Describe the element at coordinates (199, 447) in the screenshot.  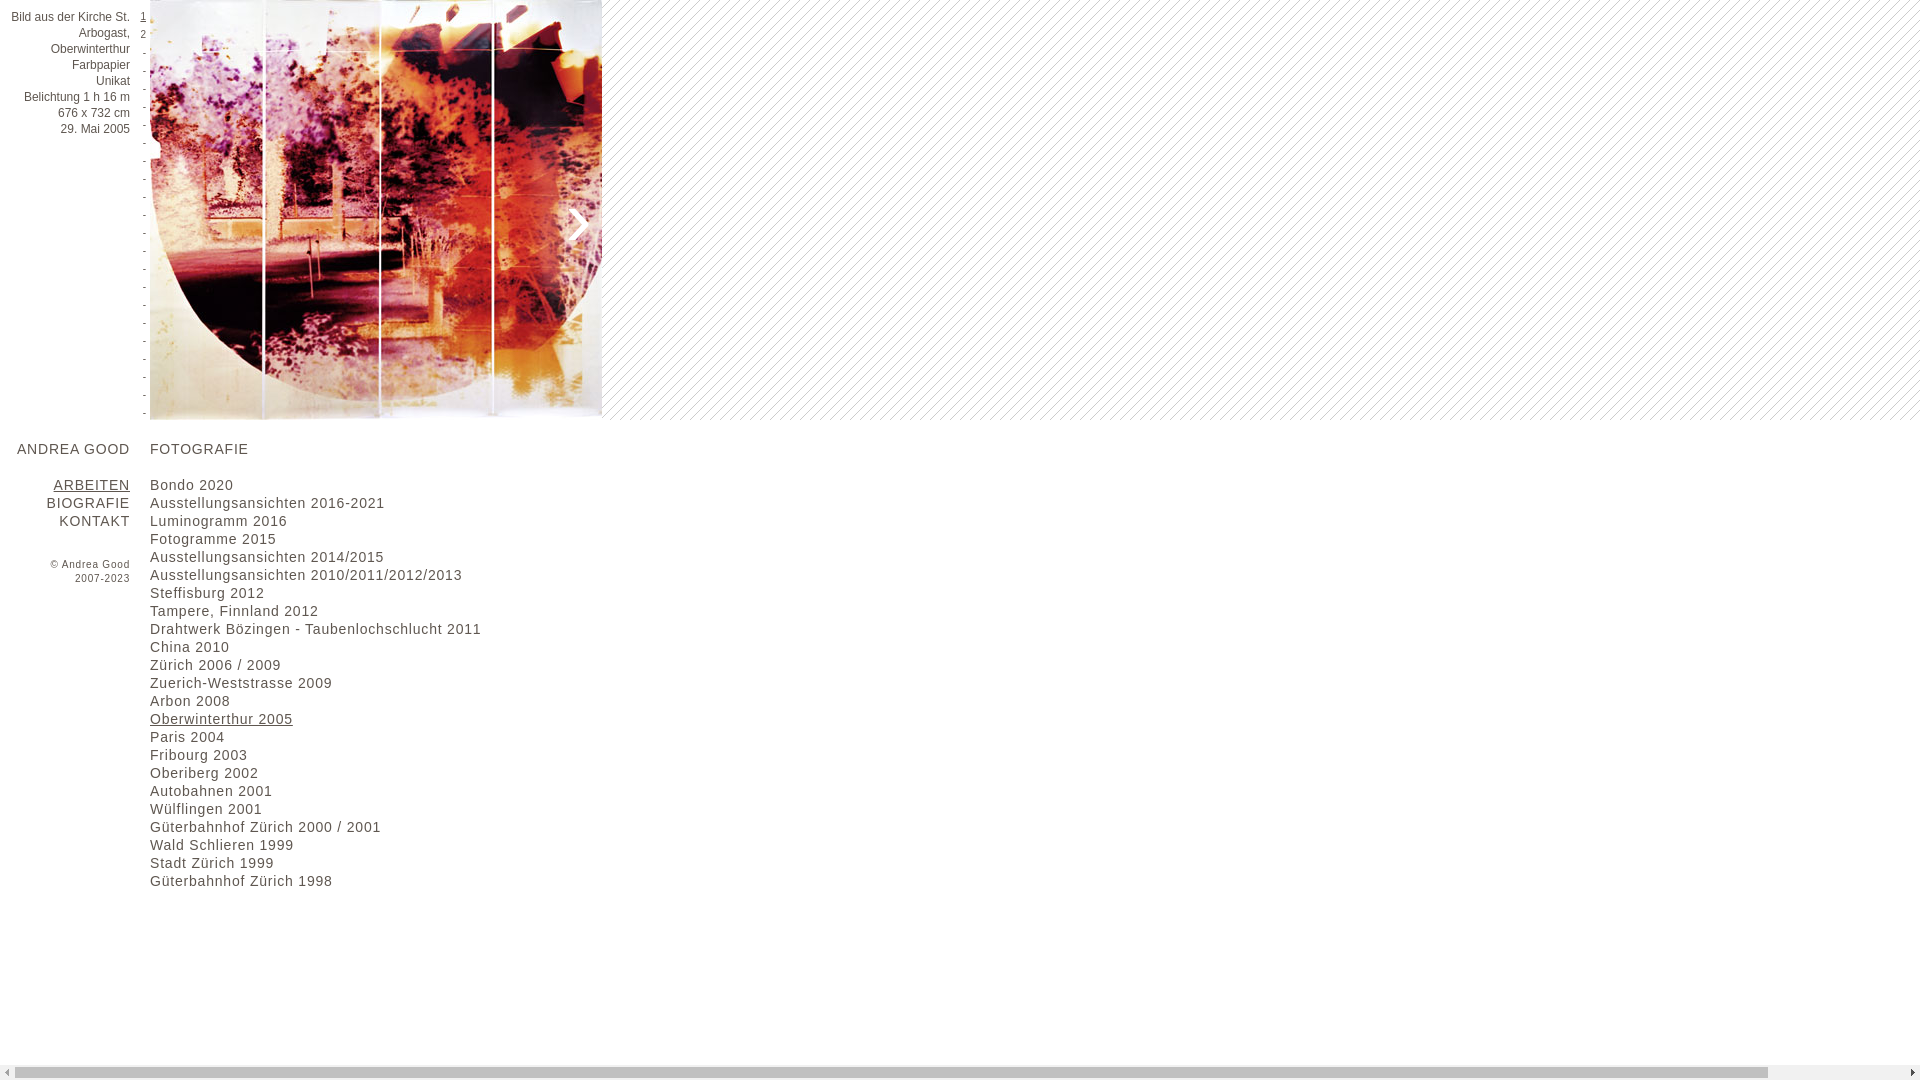
I see `'FOTOGRAFIE'` at that location.